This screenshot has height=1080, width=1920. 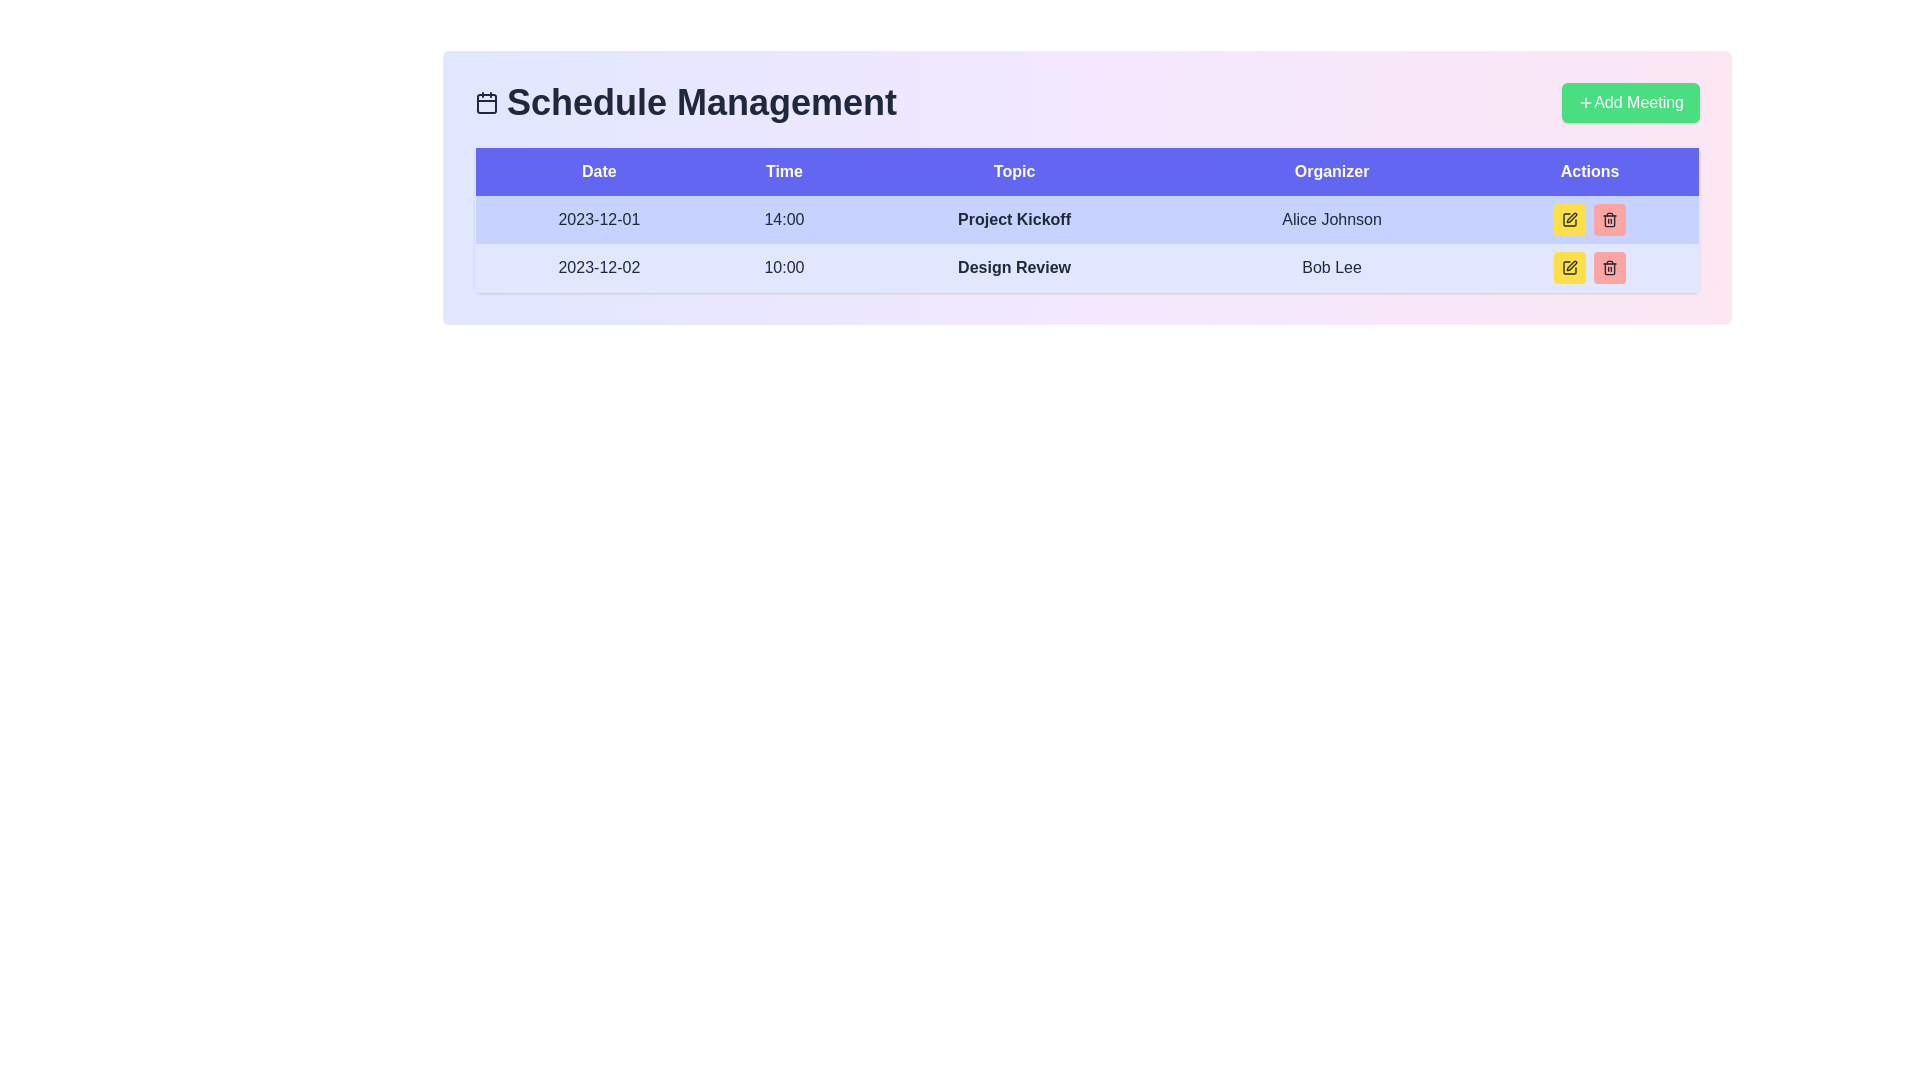 I want to click on the red button with rounded corners containing a trash bin icon in the Actions column of the second row, so click(x=1610, y=266).